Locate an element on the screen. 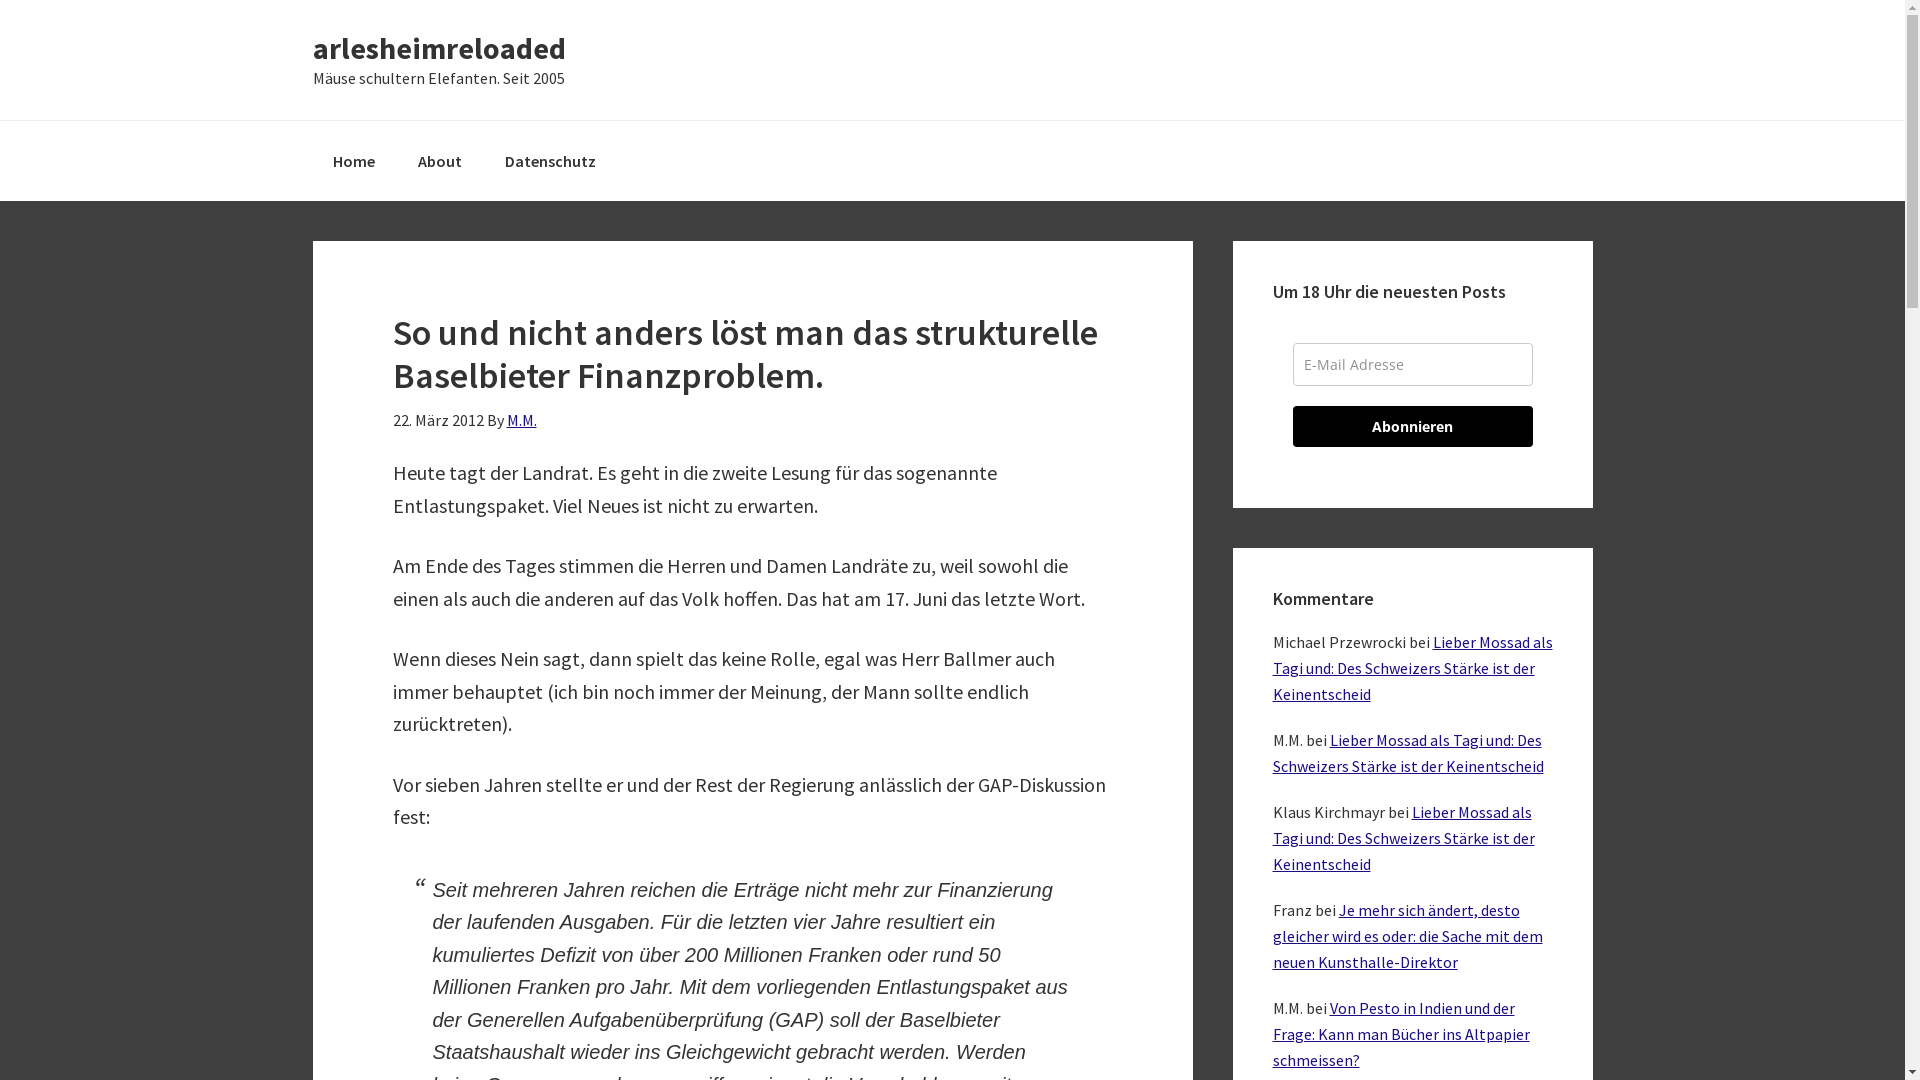  'Zur Hauptnavigation springen' is located at coordinates (0, 0).